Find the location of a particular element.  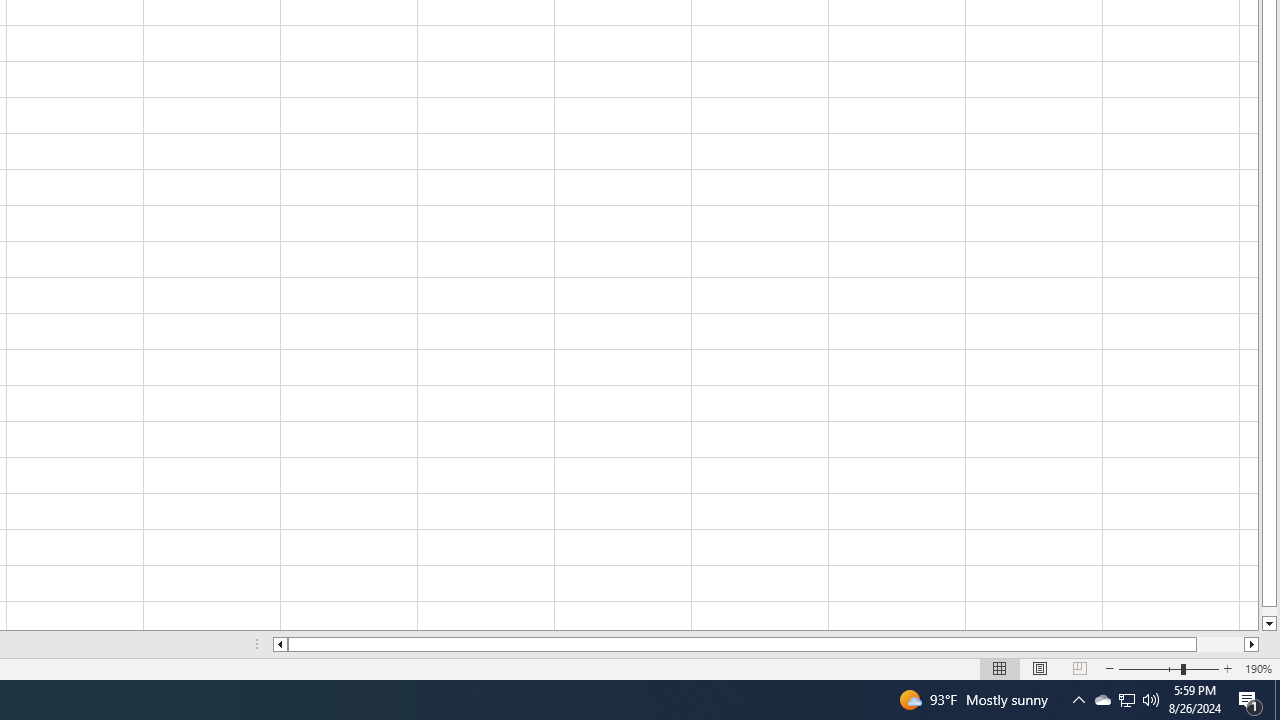

'Page right' is located at coordinates (1219, 644).